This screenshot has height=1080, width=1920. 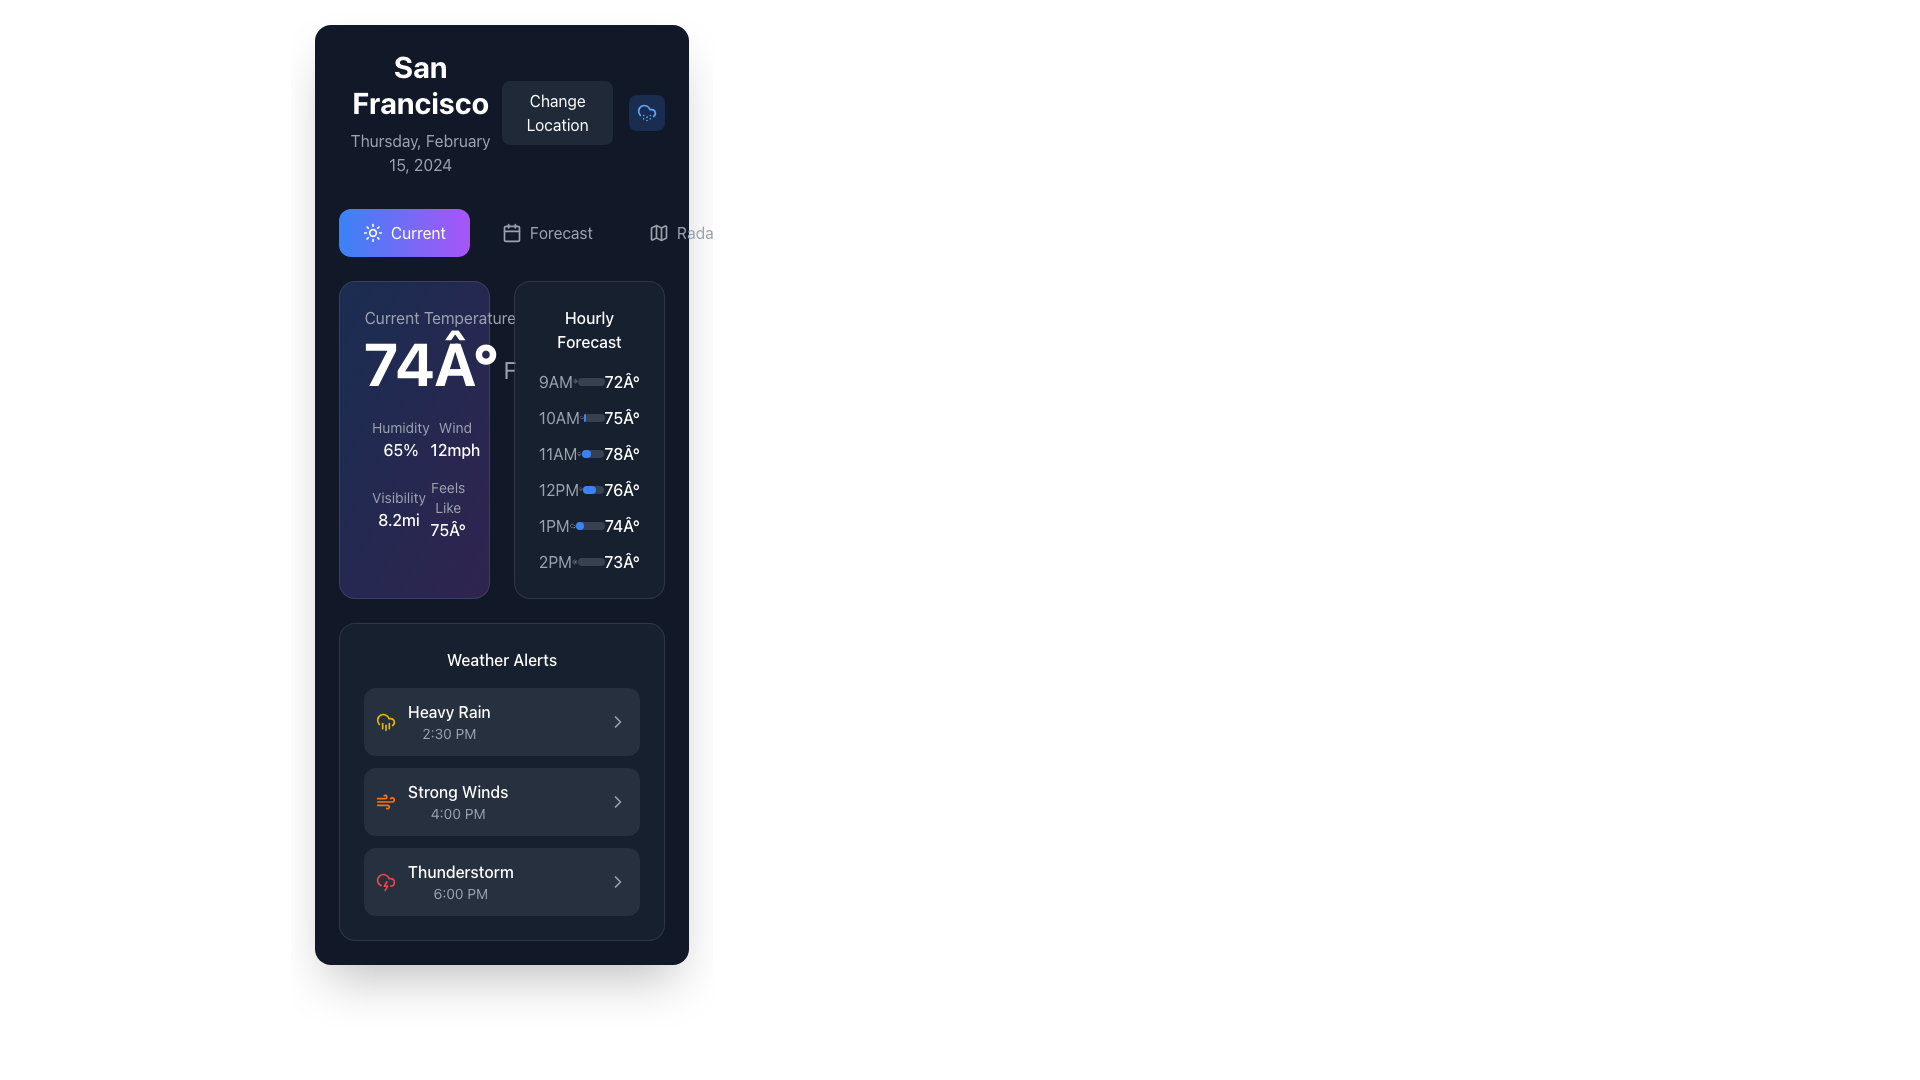 What do you see at coordinates (459, 893) in the screenshot?
I see `the displayed time associated with the 'Thunderstorm' alert in the 'Weather Alerts' section by clicking on the TextLabel located at the bottom of the 'Thunderstorm' entry` at bounding box center [459, 893].